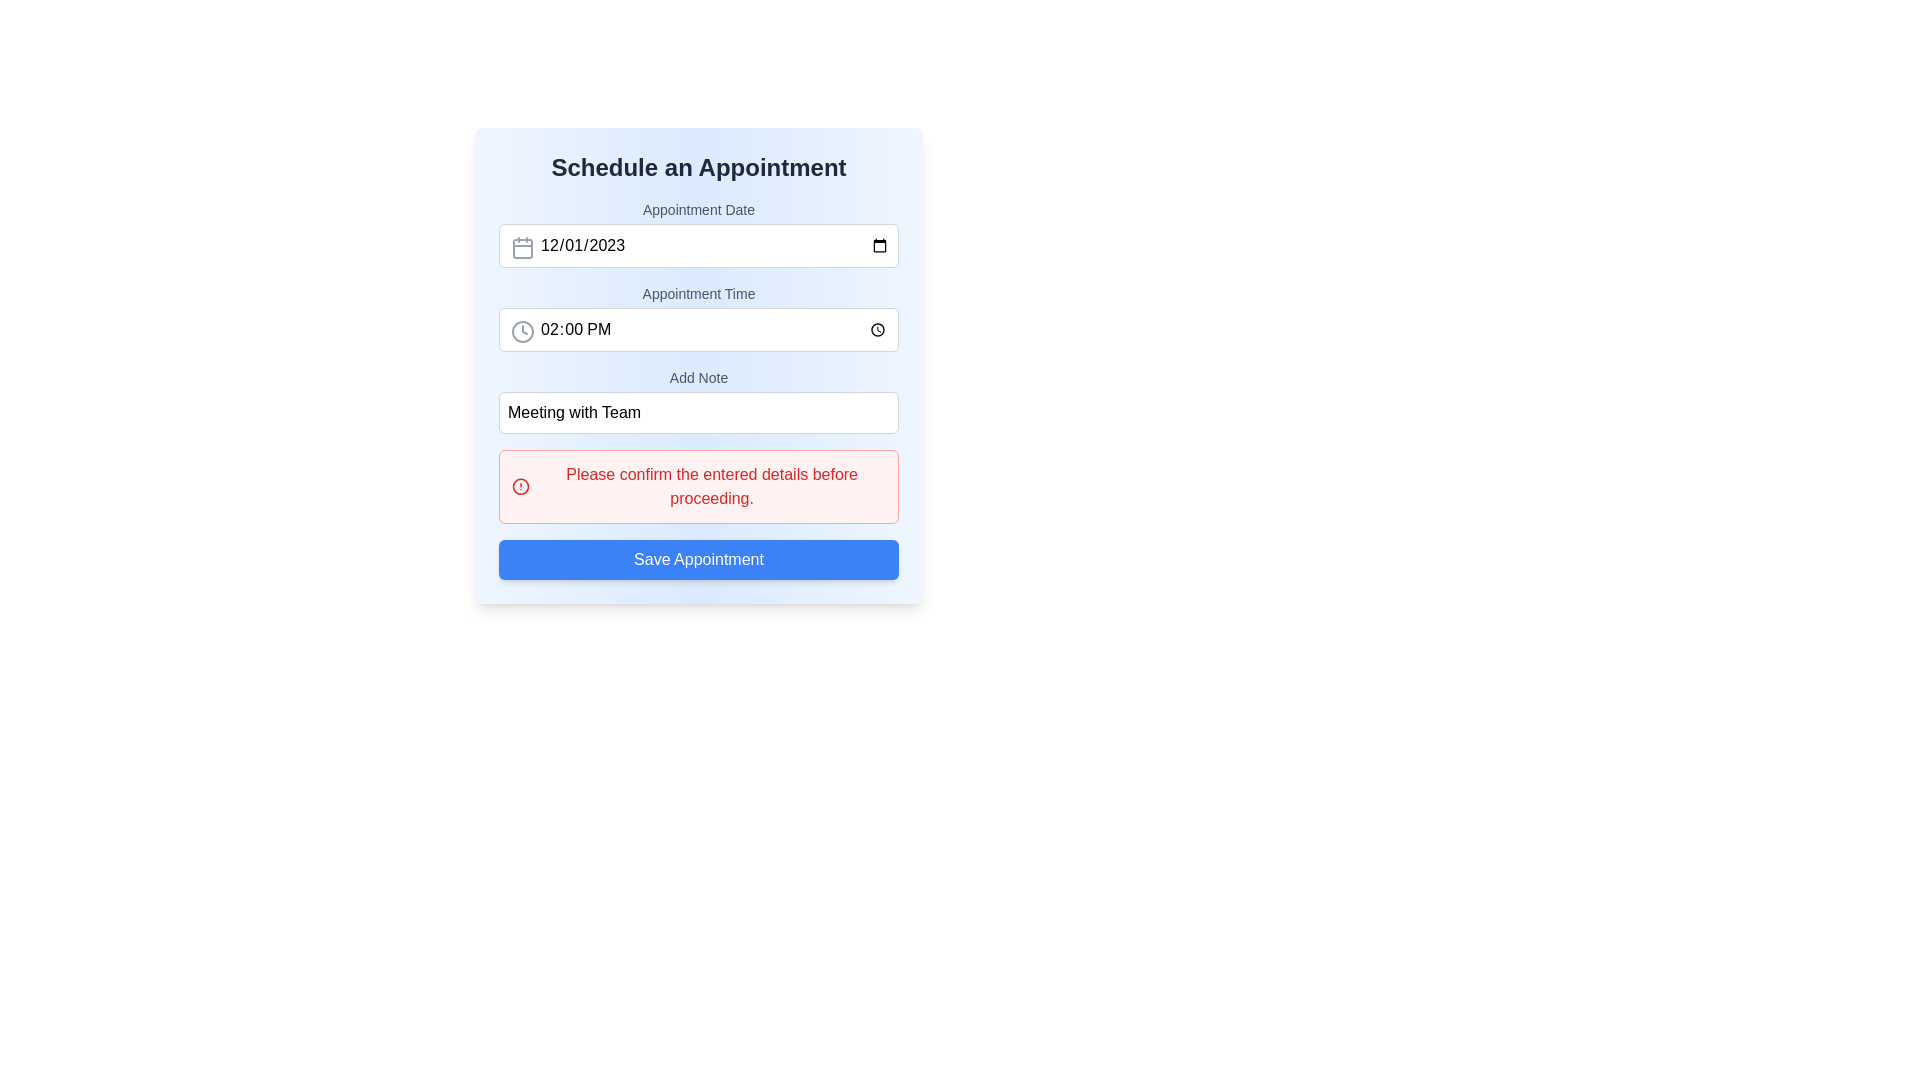 Image resolution: width=1920 pixels, height=1080 pixels. What do you see at coordinates (523, 330) in the screenshot?
I see `the SVG circle that serves as the outer boundary of the clock icon representing the Appointment Time field, located near the top-left corner of the field` at bounding box center [523, 330].